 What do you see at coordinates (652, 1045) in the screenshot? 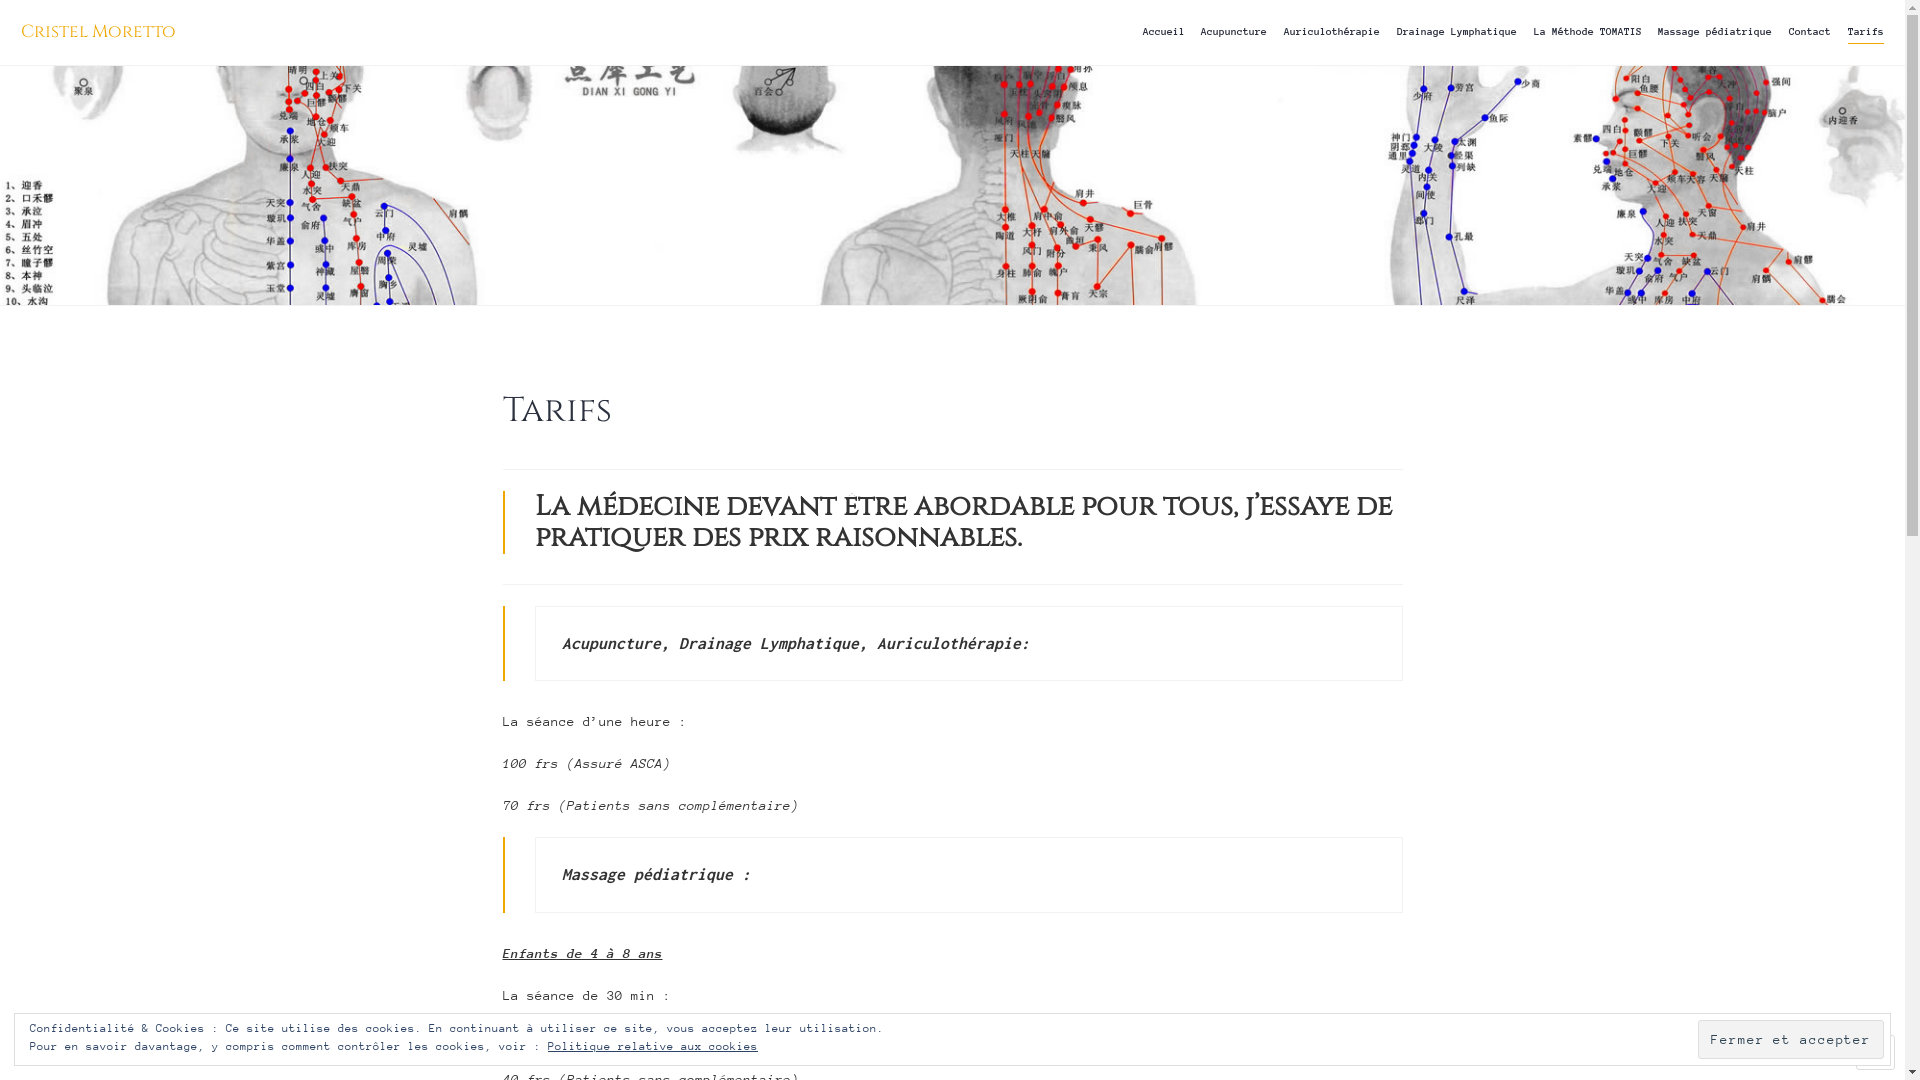
I see `'Politique relative aux cookies'` at bounding box center [652, 1045].